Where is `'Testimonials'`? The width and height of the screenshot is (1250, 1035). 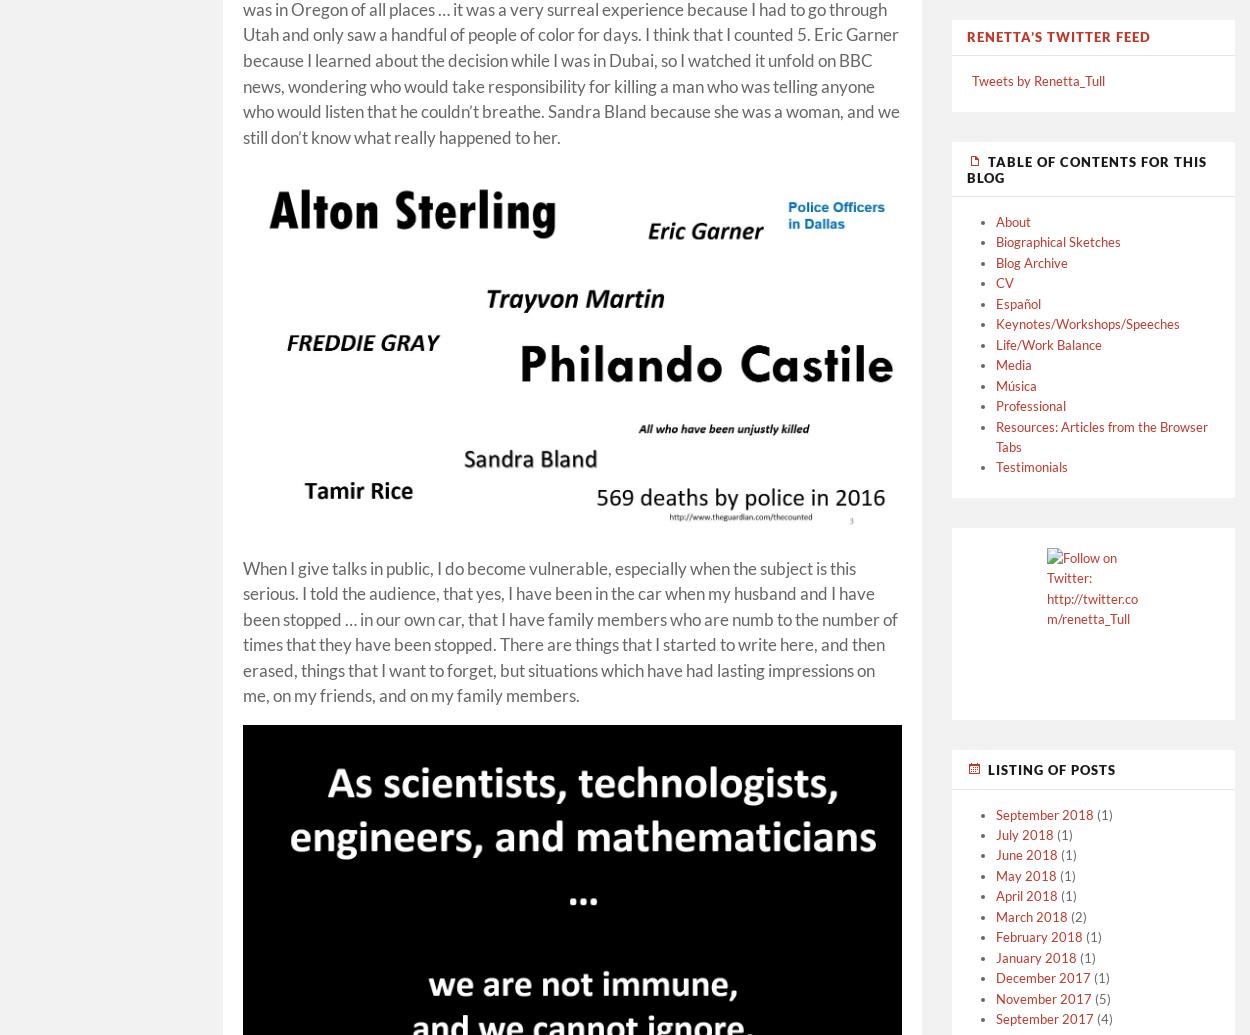 'Testimonials' is located at coordinates (1032, 466).